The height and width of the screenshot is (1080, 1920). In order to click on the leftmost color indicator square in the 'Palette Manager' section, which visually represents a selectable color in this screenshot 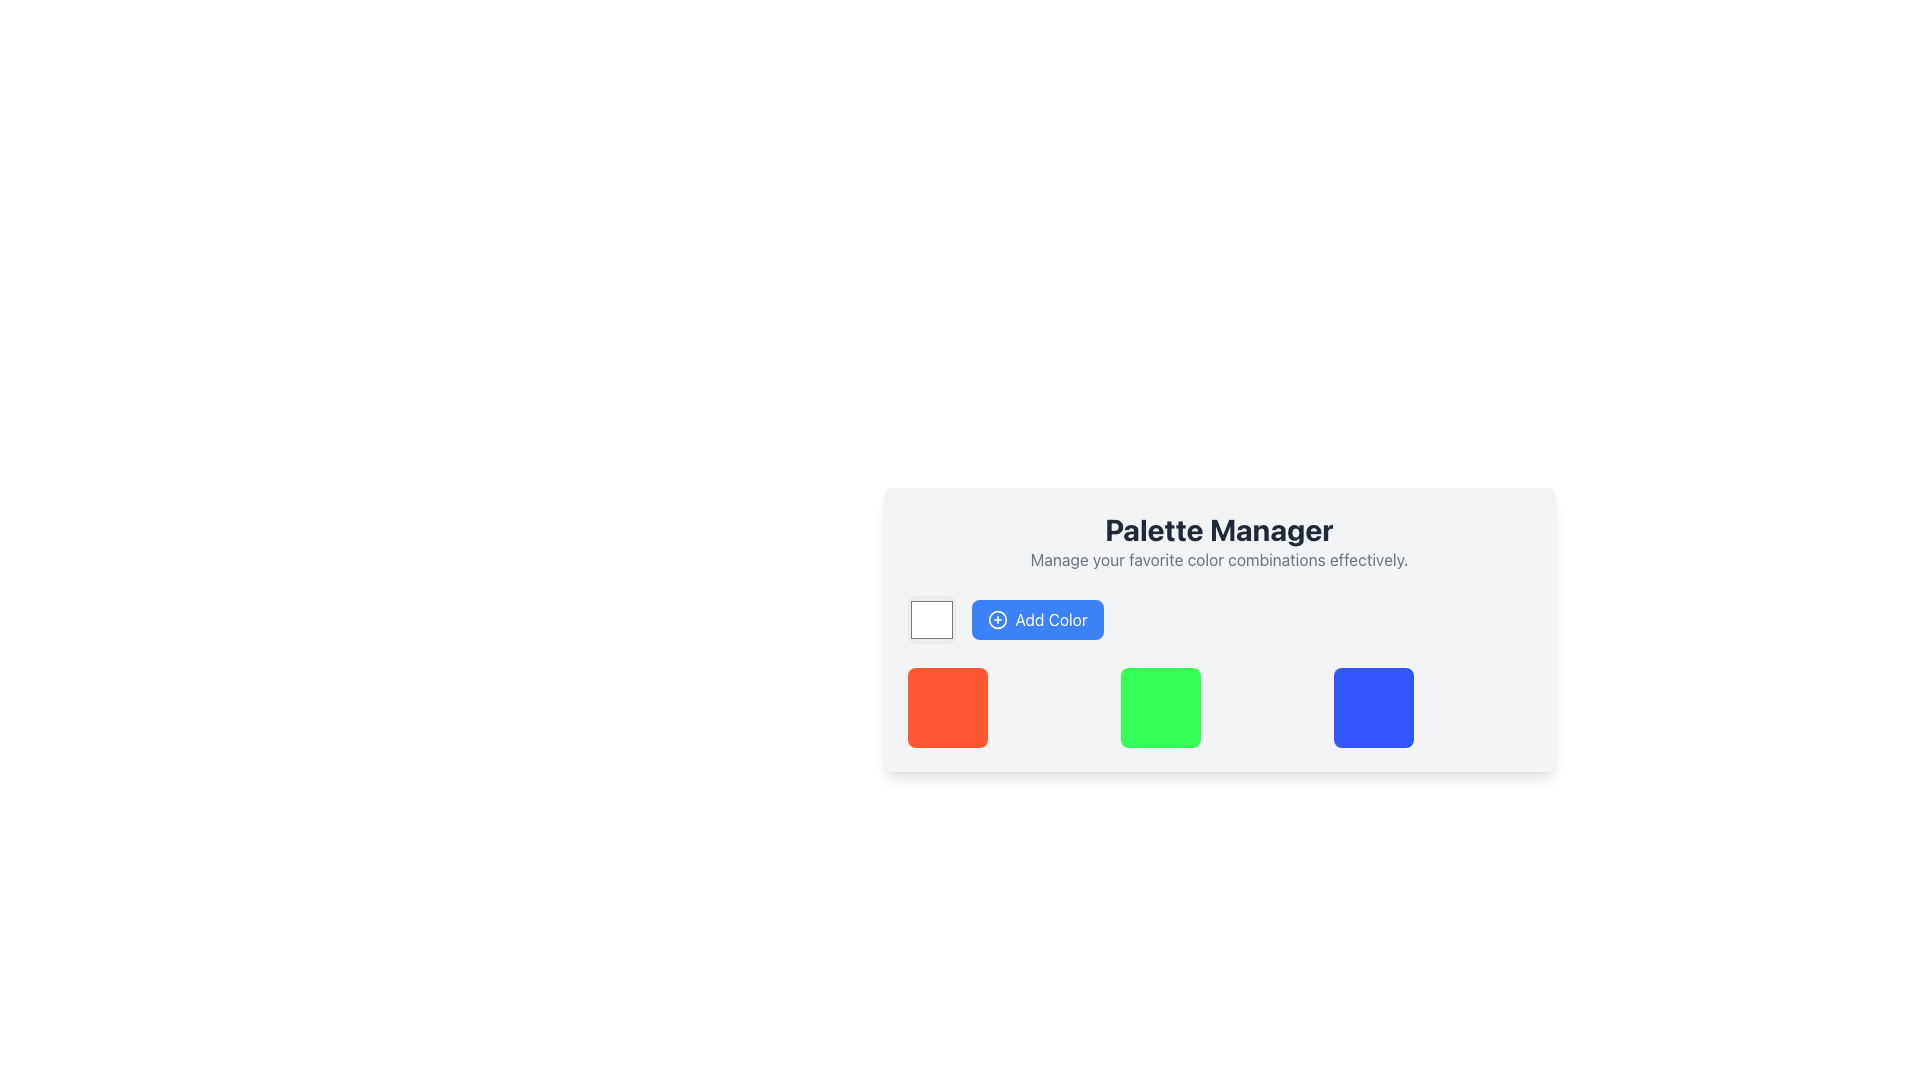, I will do `click(946, 707)`.